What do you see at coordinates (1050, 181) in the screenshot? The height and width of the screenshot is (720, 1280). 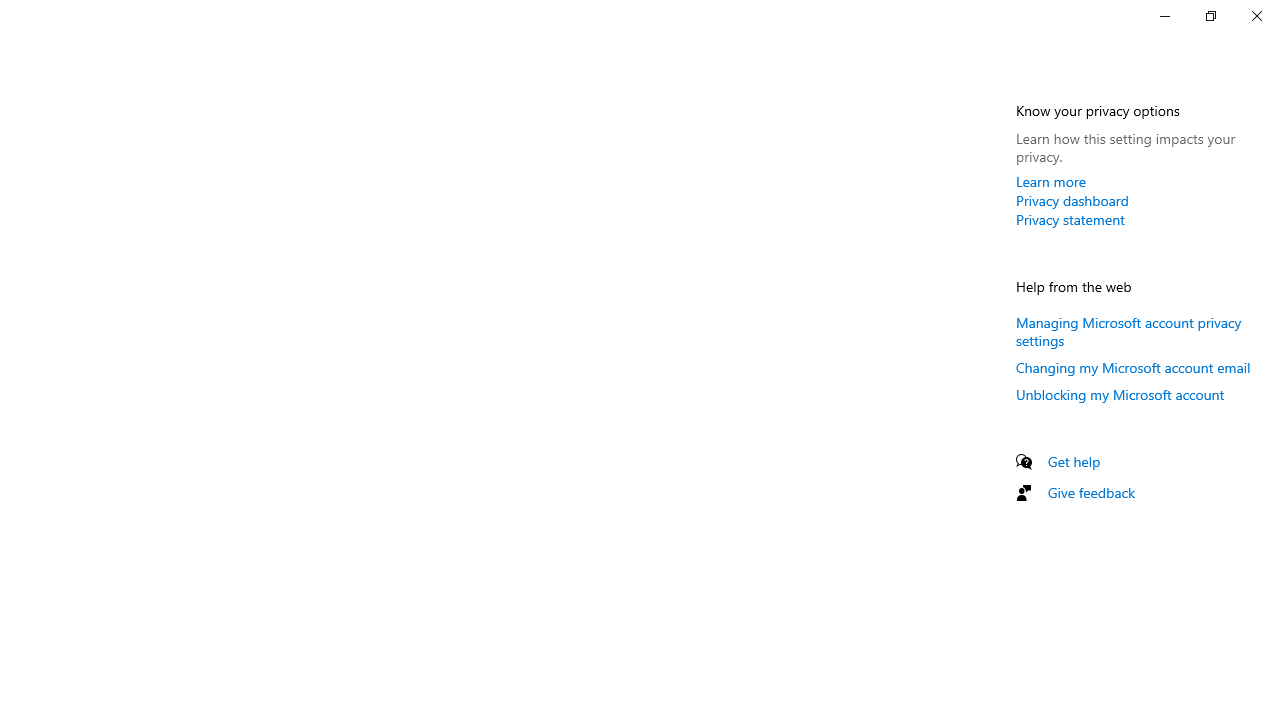 I see `'Learn more'` at bounding box center [1050, 181].